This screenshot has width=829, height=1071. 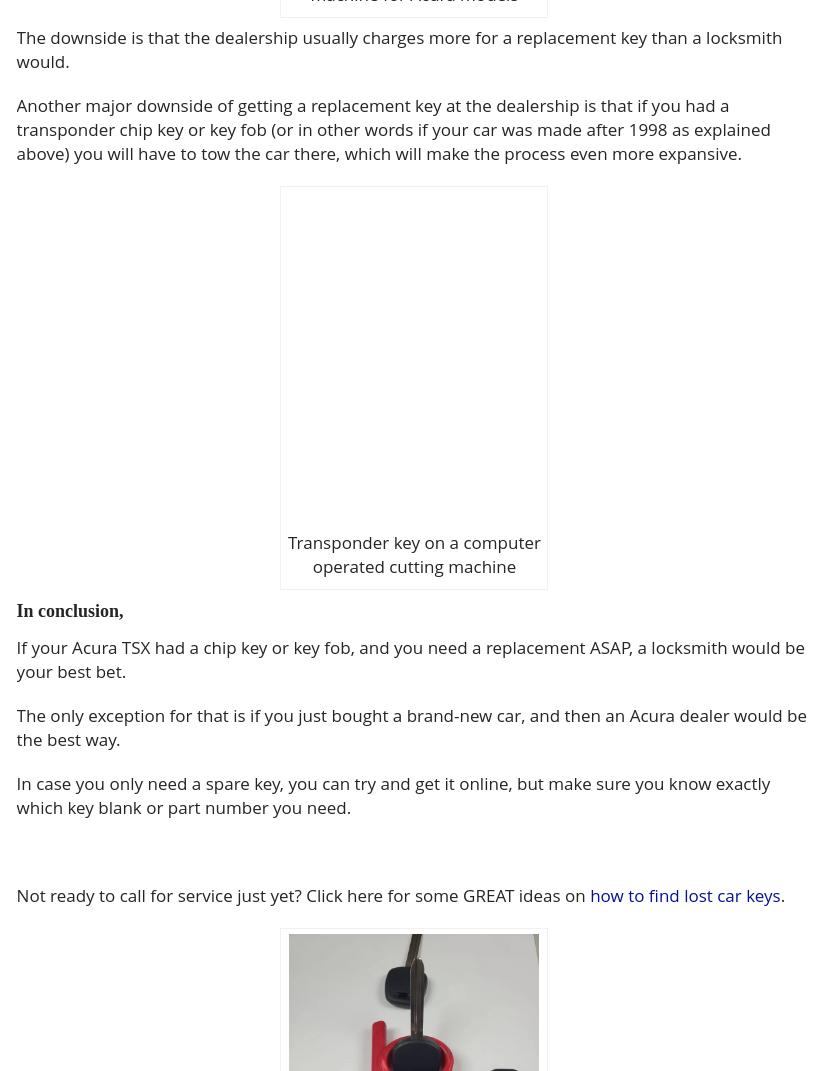 I want to click on 'how to find lost car keys', so click(x=685, y=895).